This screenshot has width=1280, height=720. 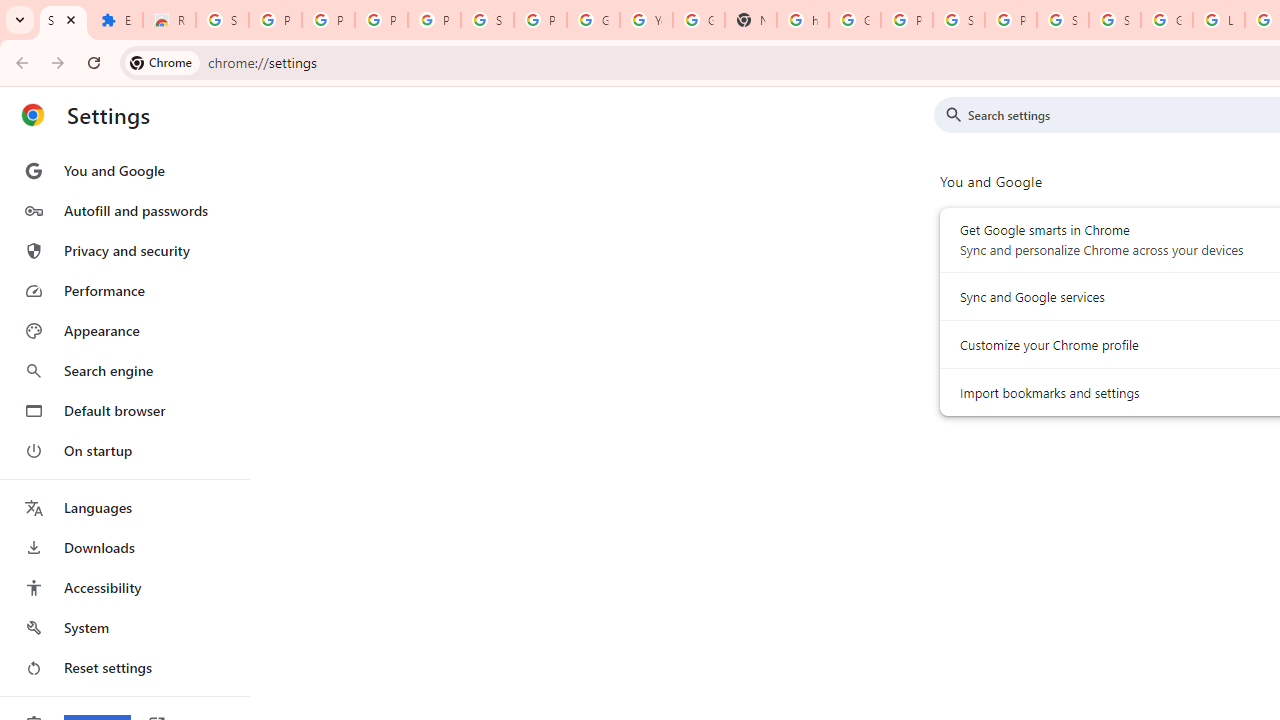 What do you see at coordinates (803, 20) in the screenshot?
I see `'https://scholar.google.com/'` at bounding box center [803, 20].